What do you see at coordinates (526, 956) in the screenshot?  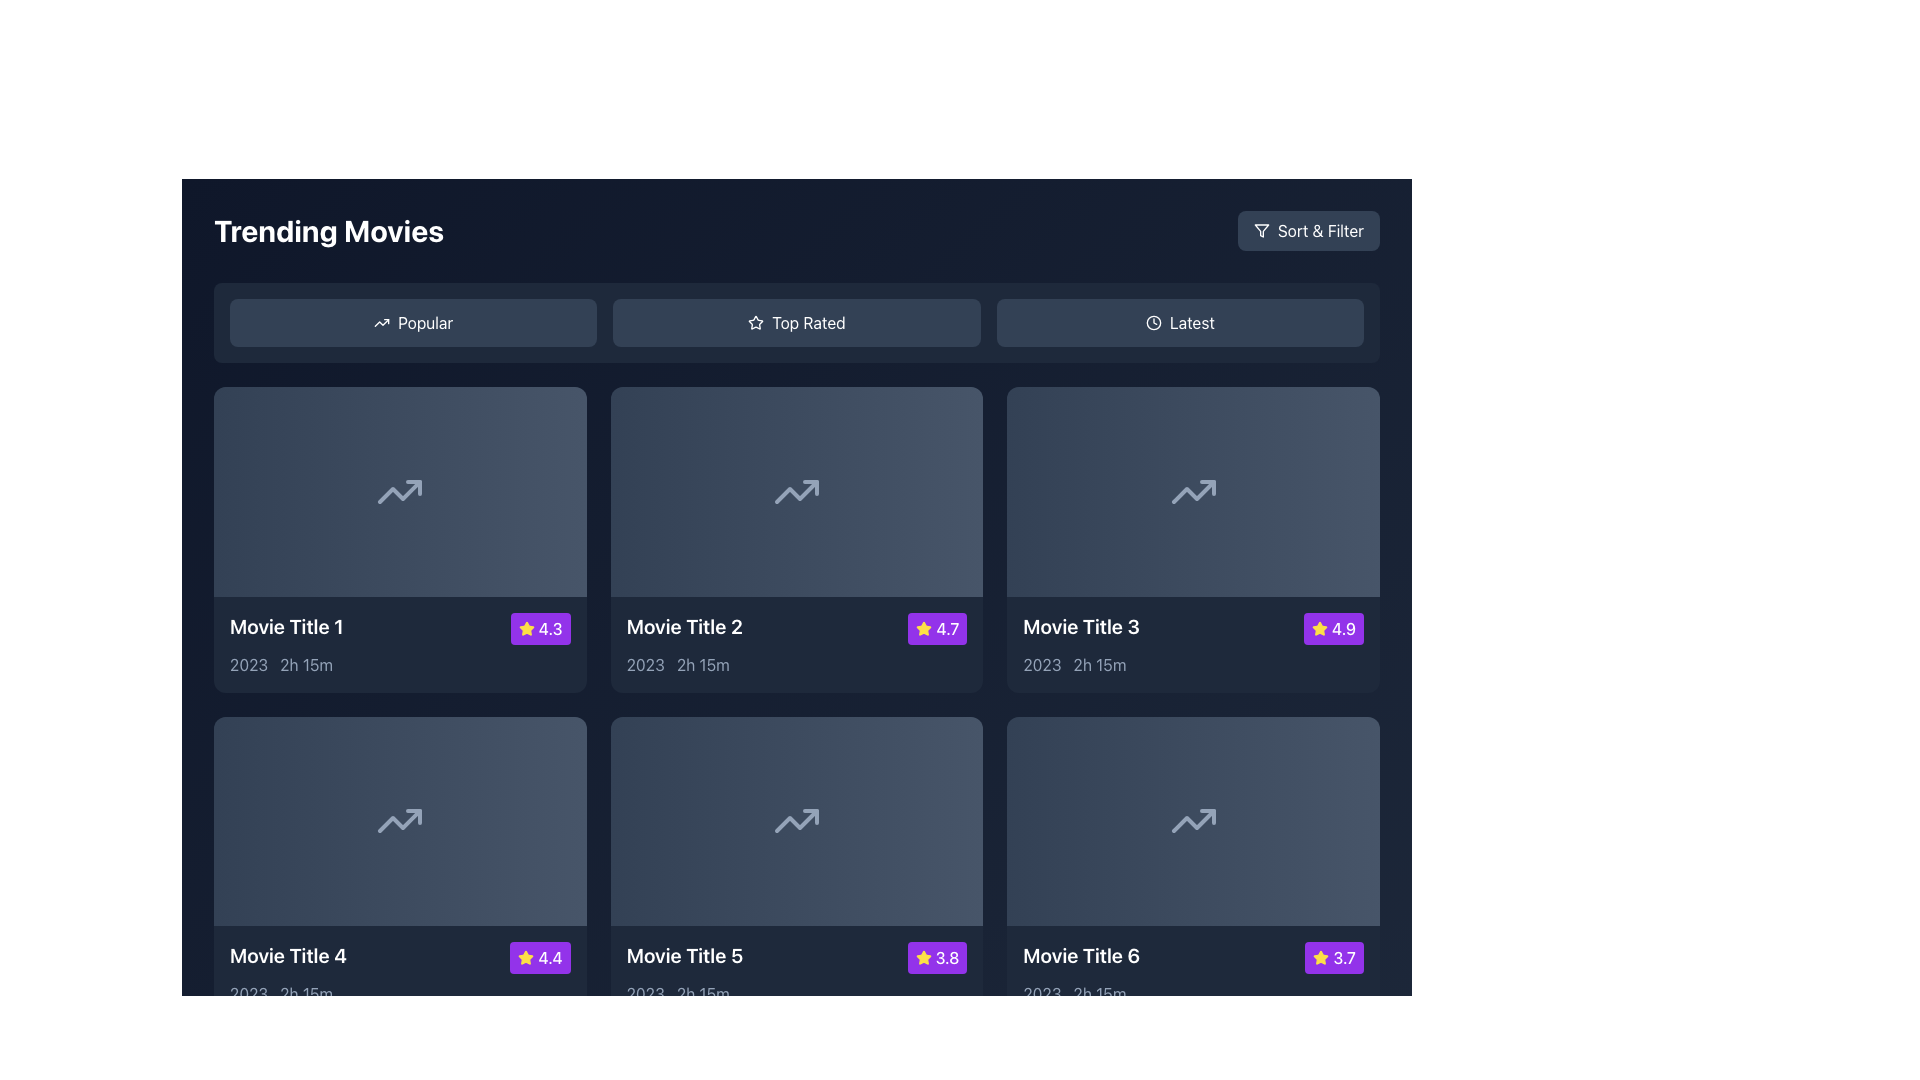 I see `the star-shaped yellow icon located next to the purple box containing the rating number '4.4' for 'Movie Title 4'` at bounding box center [526, 956].